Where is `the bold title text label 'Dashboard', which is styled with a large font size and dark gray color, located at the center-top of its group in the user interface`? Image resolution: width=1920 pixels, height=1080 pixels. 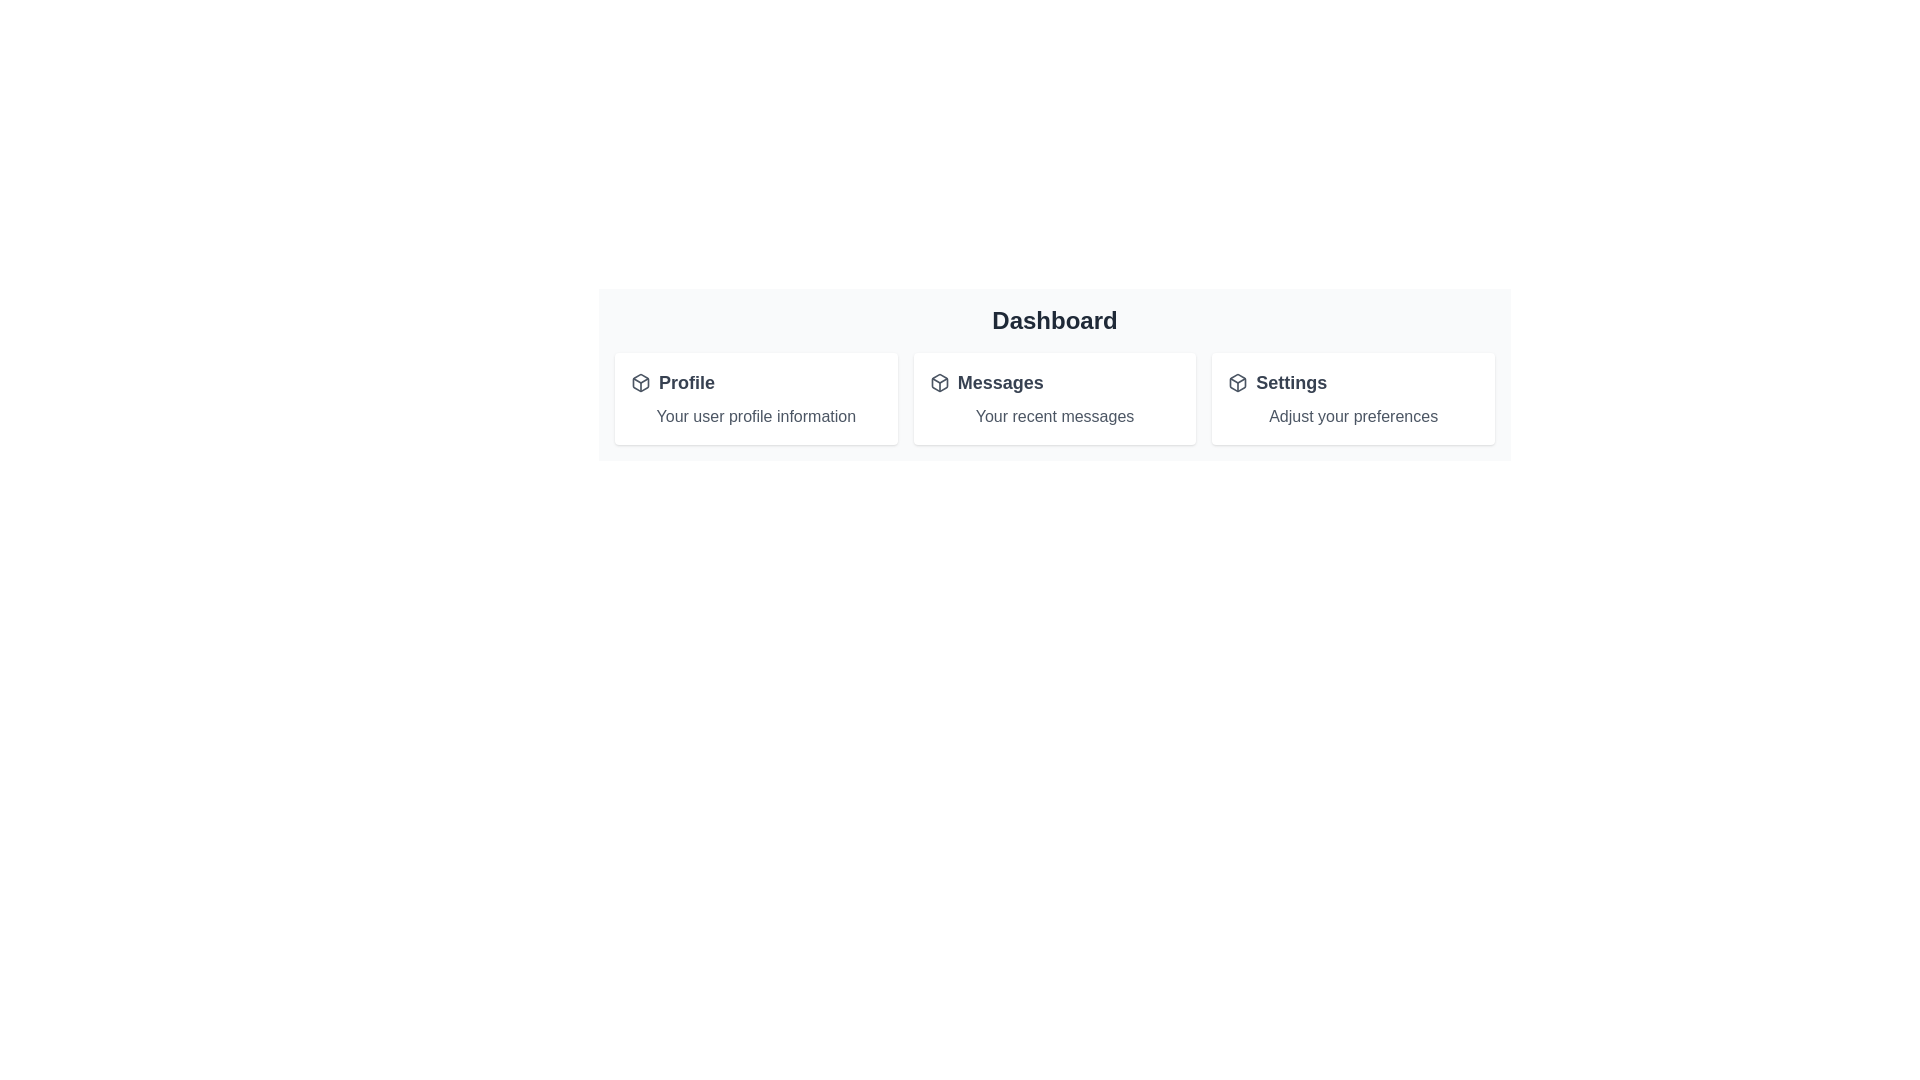
the bold title text label 'Dashboard', which is styled with a large font size and dark gray color, located at the center-top of its group in the user interface is located at coordinates (1054, 319).